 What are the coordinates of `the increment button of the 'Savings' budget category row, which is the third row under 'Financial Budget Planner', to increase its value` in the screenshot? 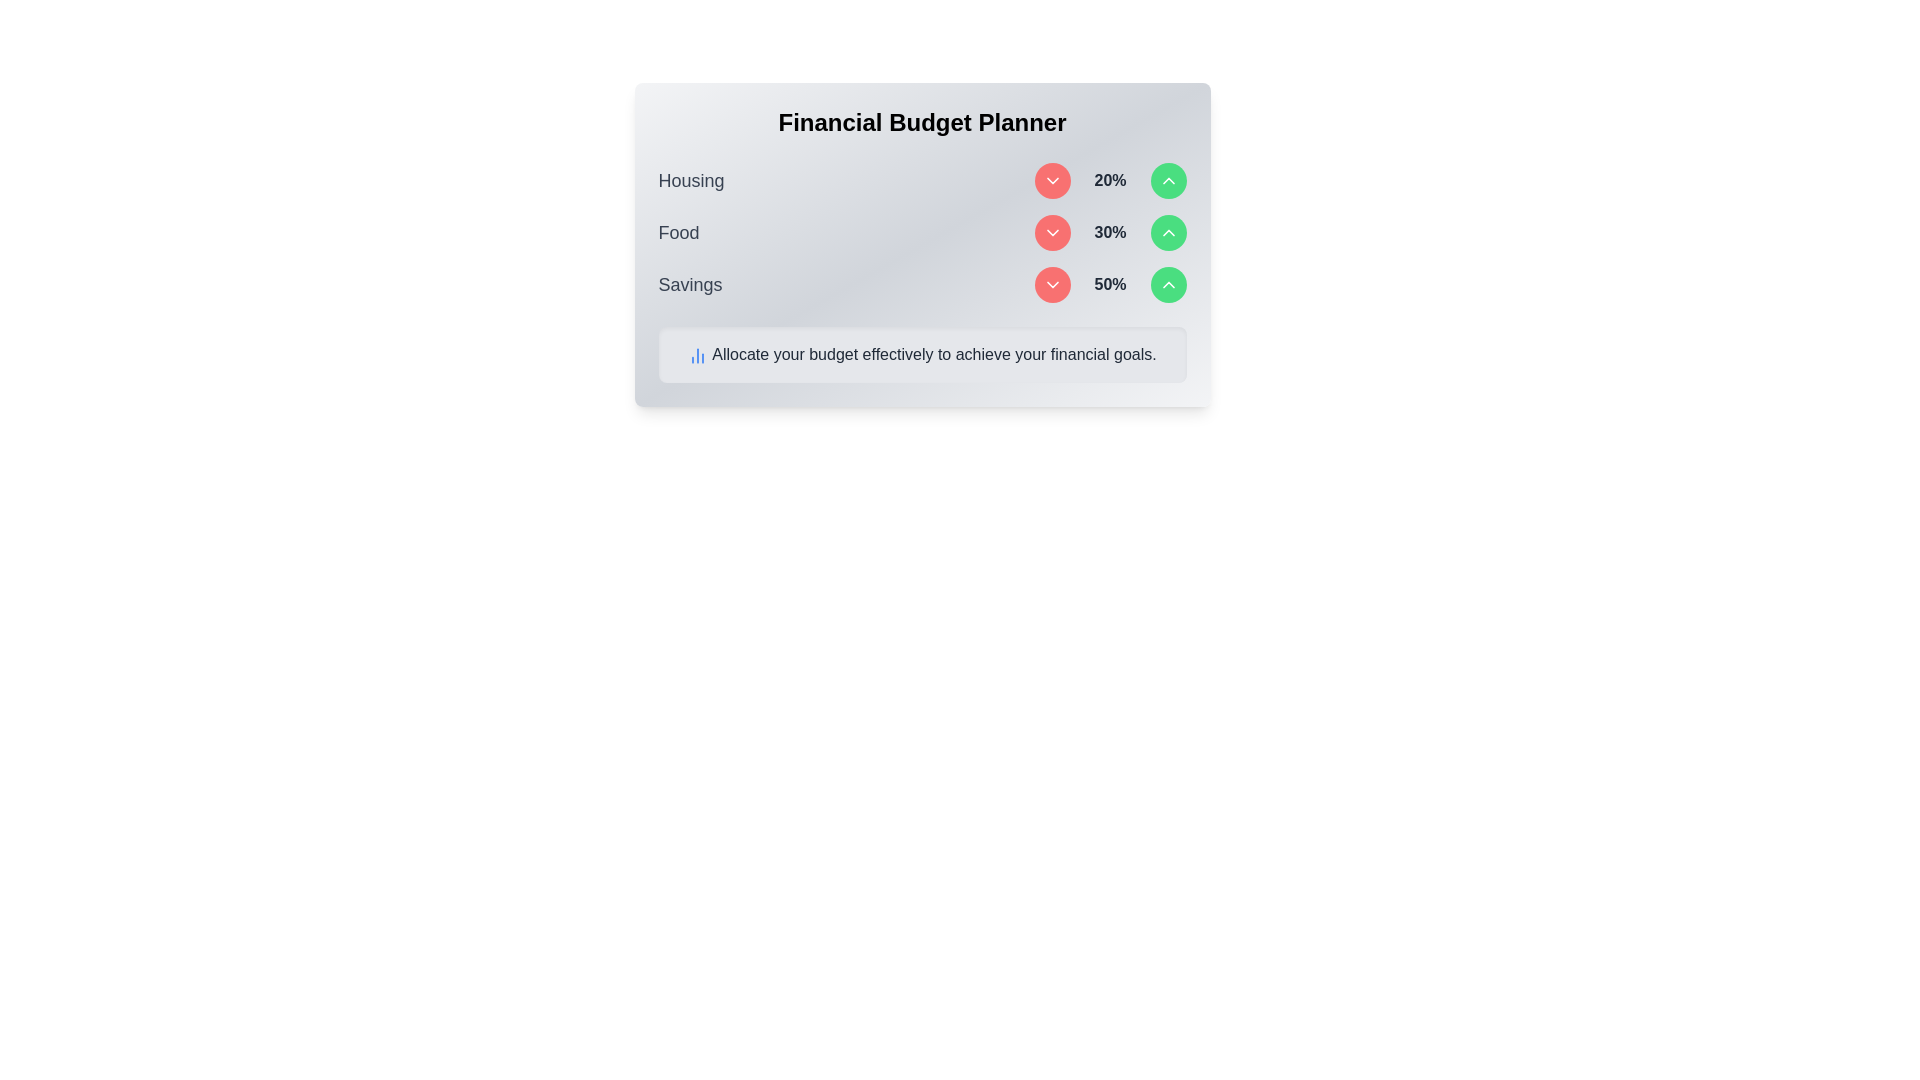 It's located at (921, 285).